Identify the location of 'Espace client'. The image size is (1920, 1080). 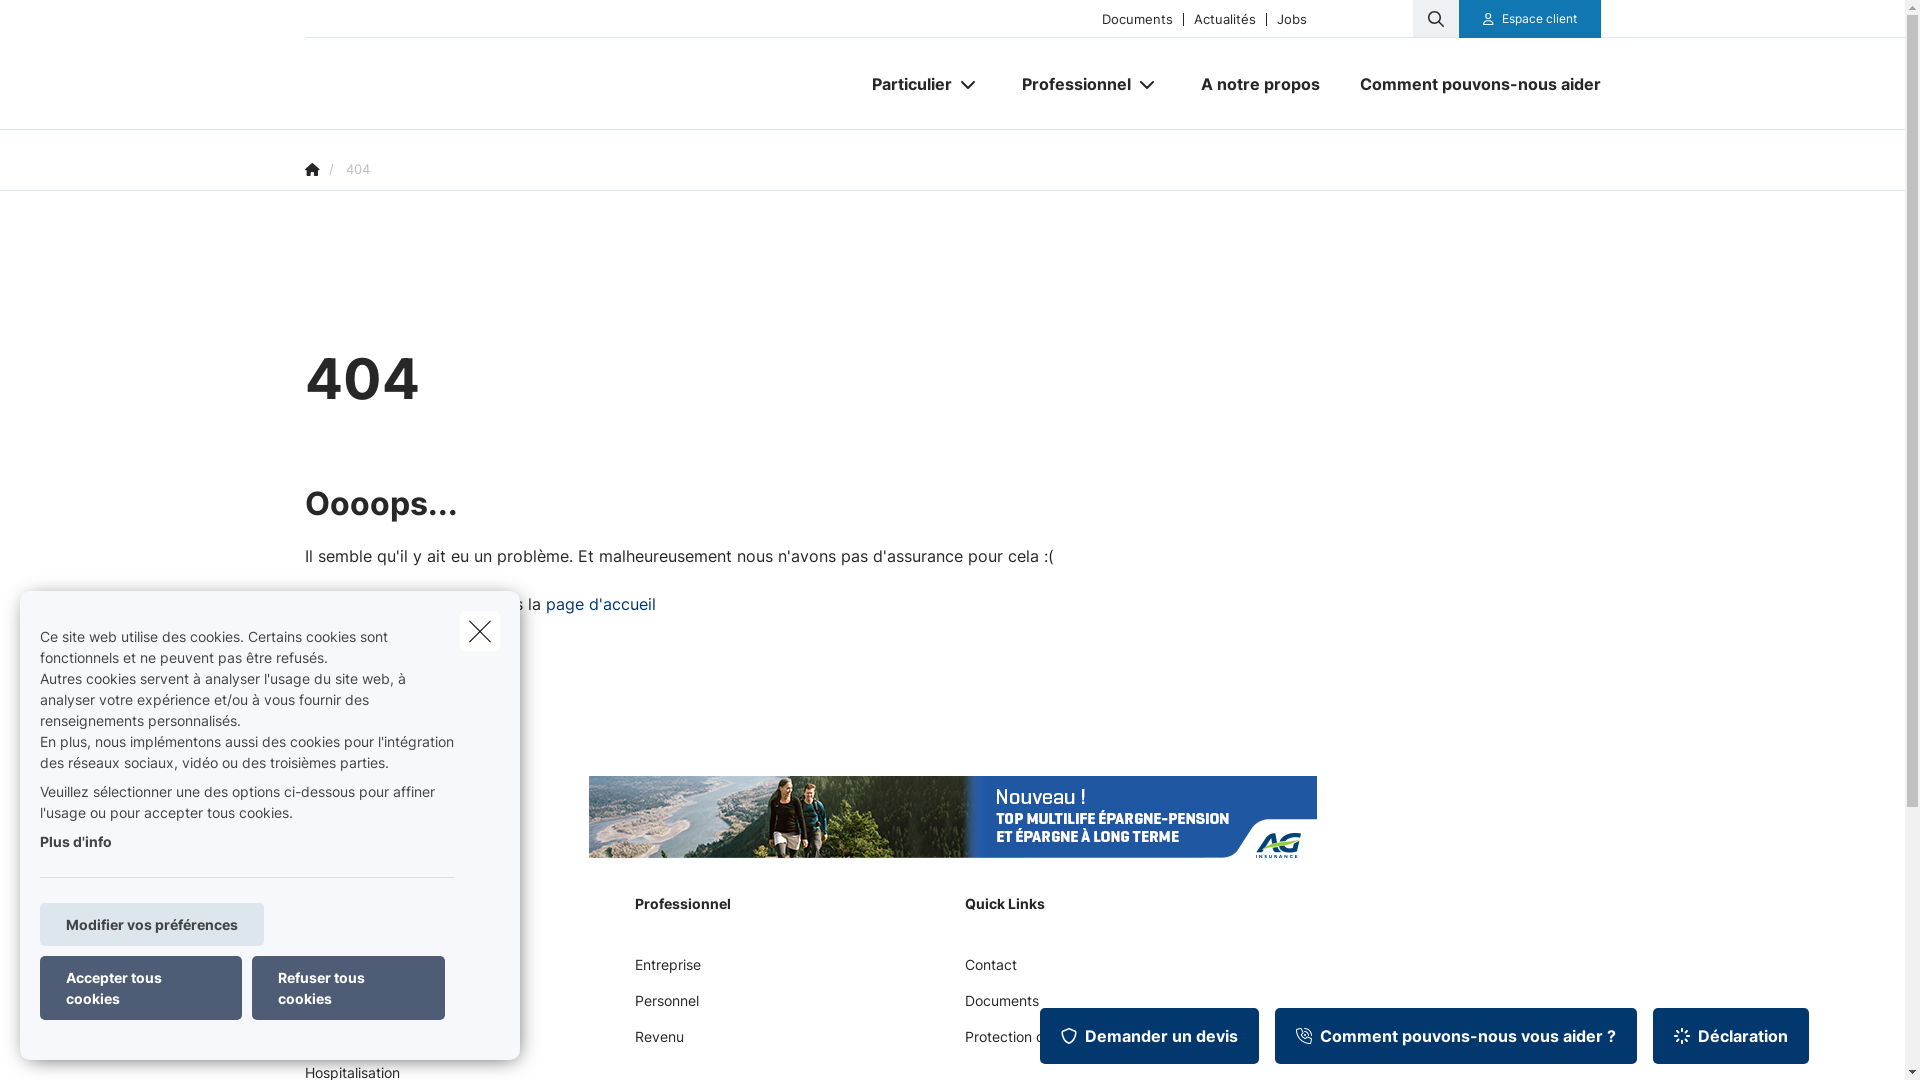
(1538, 19).